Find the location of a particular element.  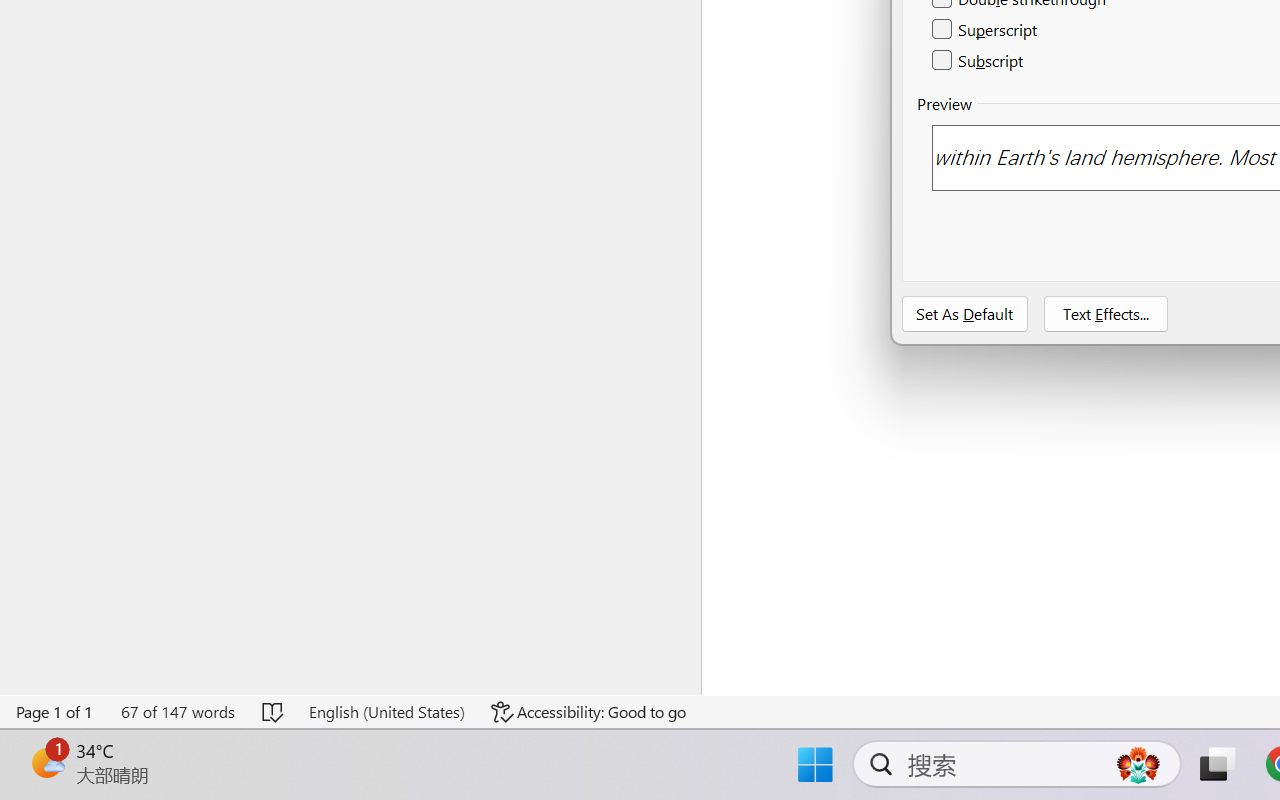

'Page Number Page 1 of 1' is located at coordinates (55, 711).